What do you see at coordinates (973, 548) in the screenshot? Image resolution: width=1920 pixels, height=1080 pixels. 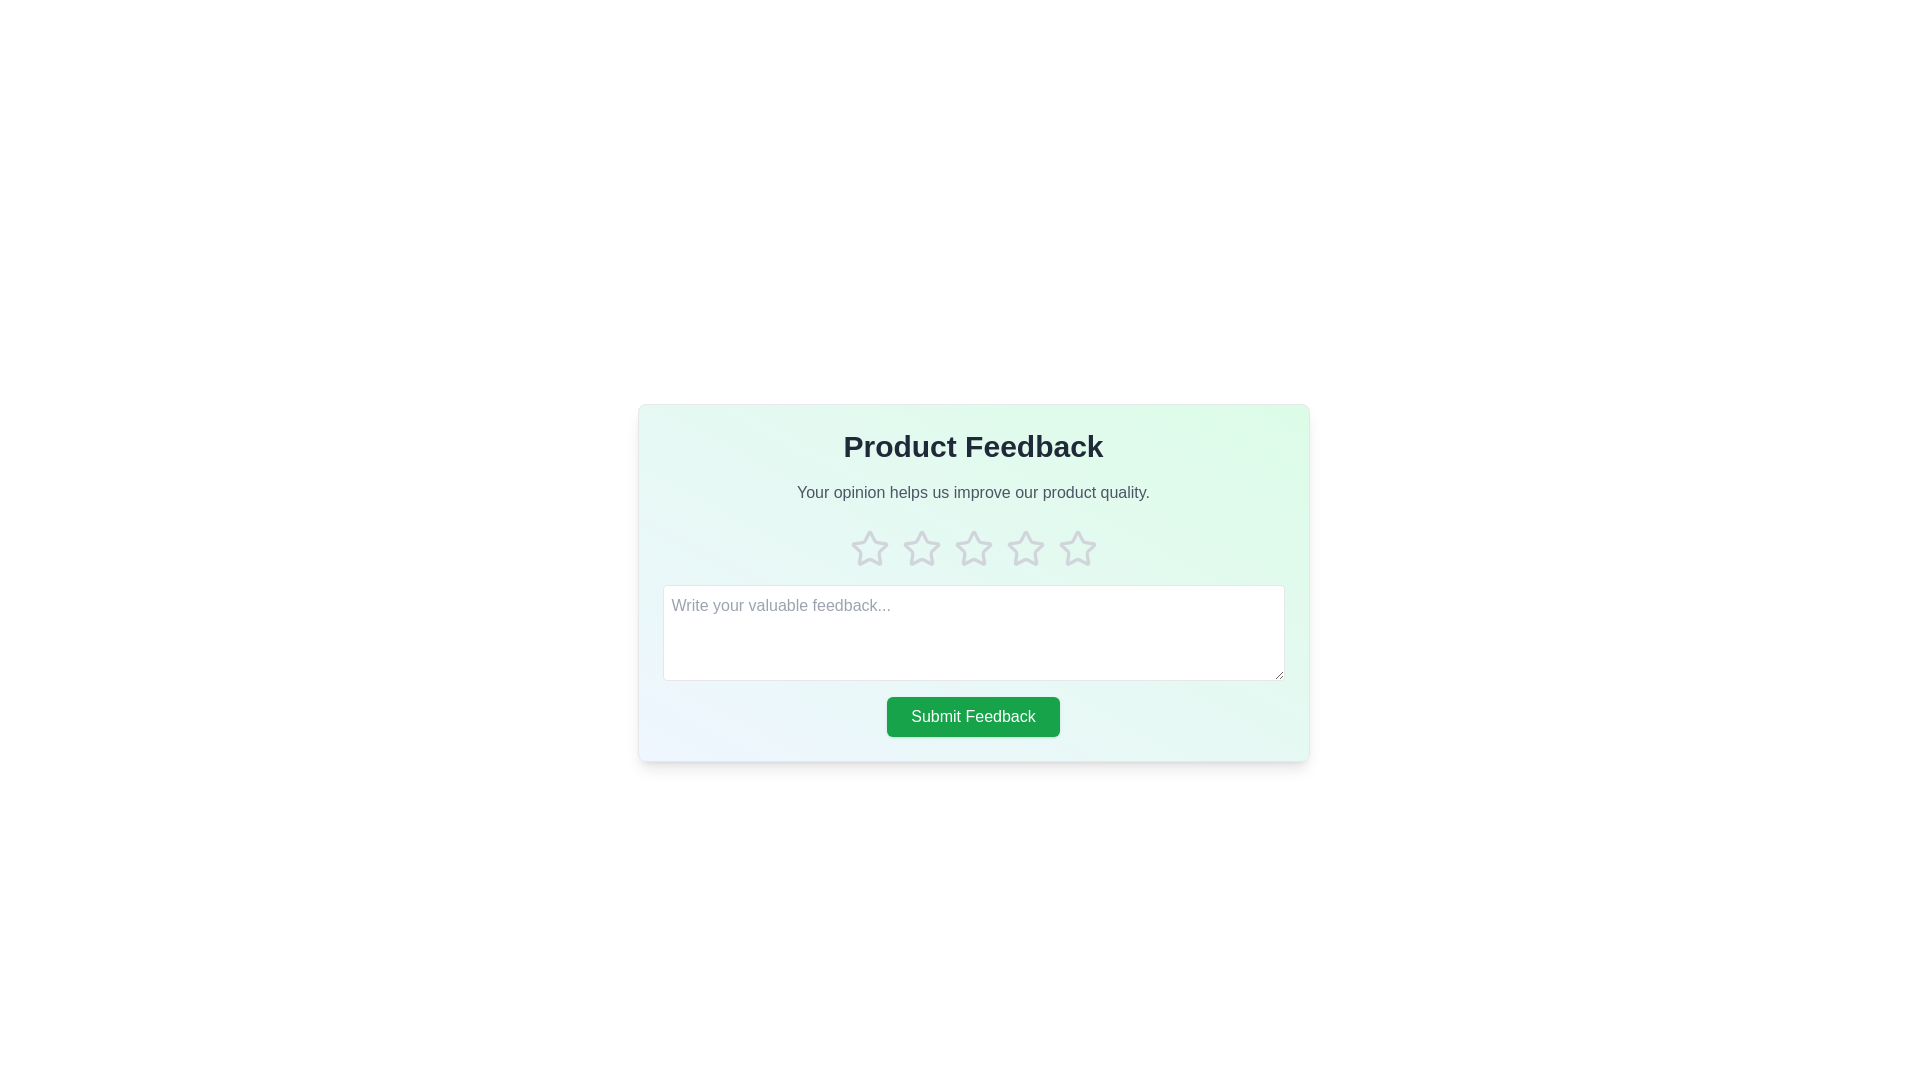 I see `the third star in the five-star rating component` at bounding box center [973, 548].